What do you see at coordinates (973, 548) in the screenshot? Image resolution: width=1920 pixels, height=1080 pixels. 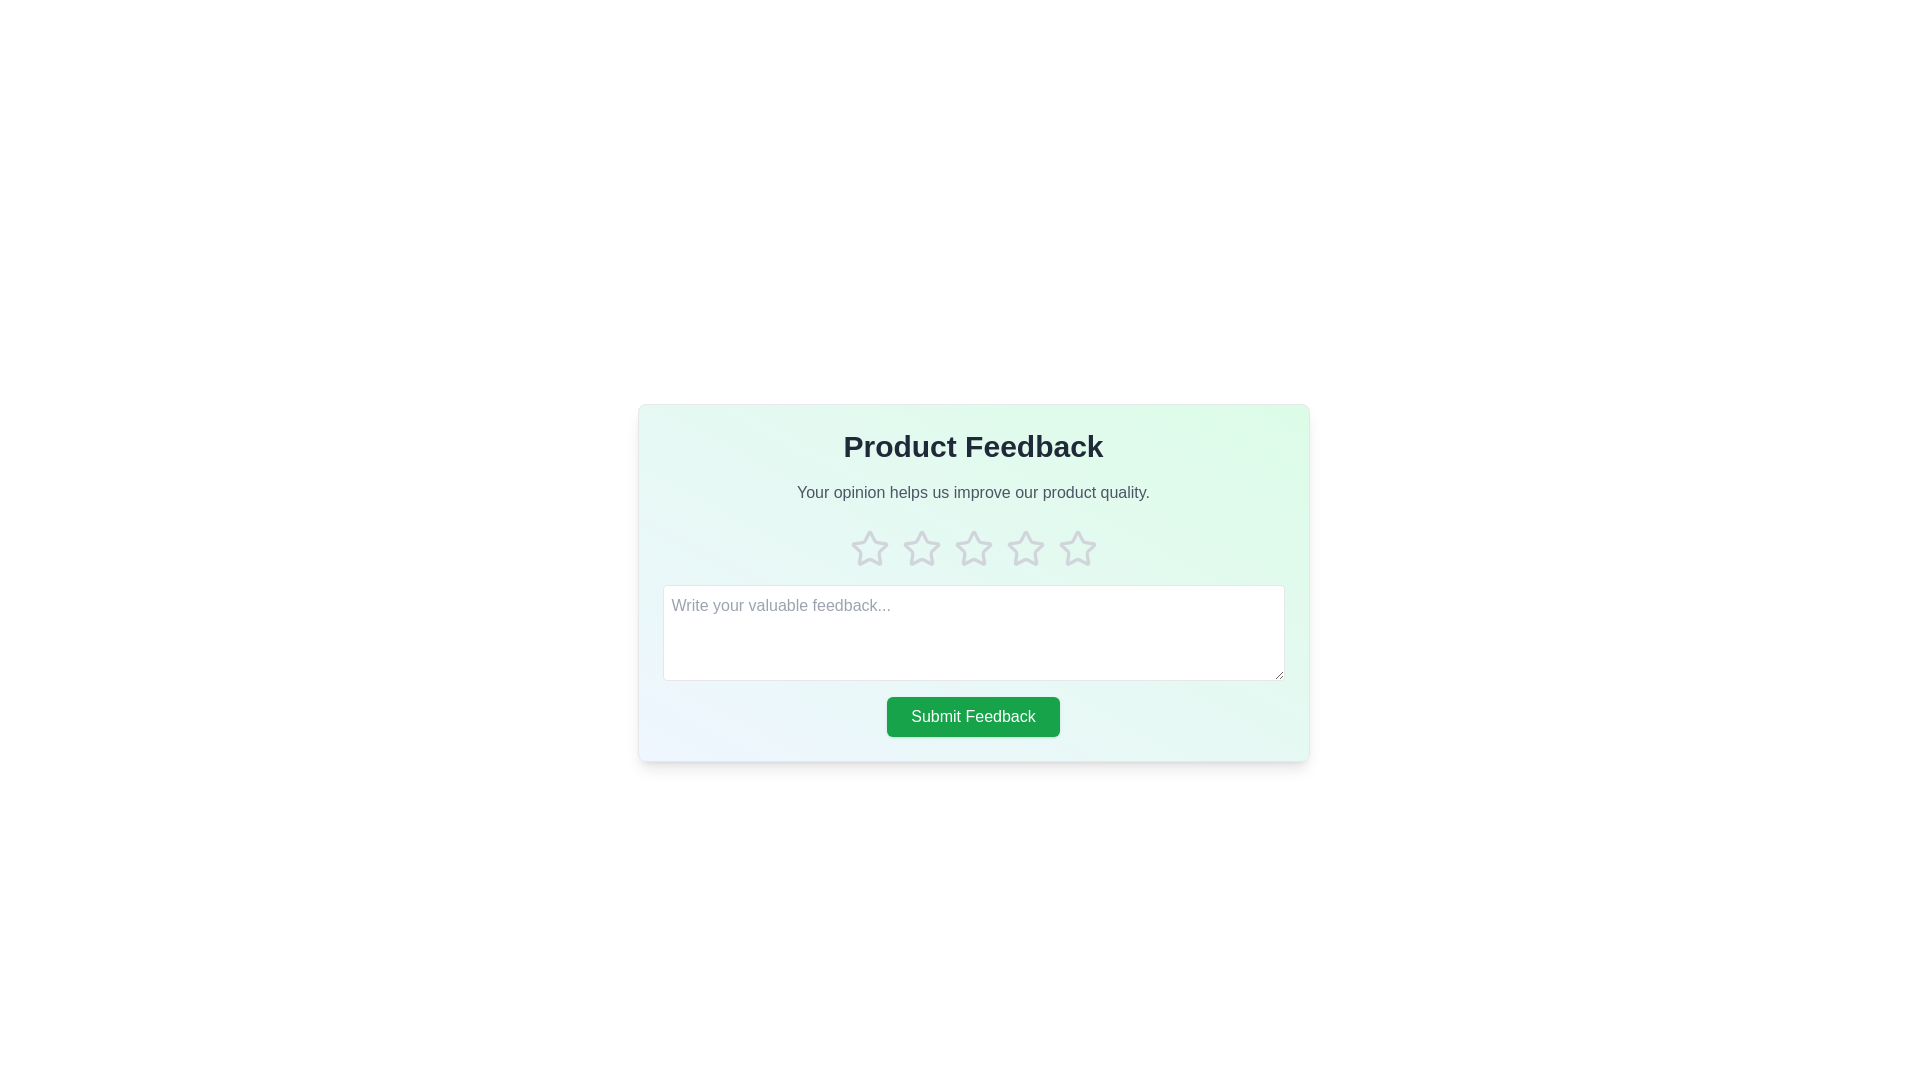 I see `the third star in the five-star rating component` at bounding box center [973, 548].